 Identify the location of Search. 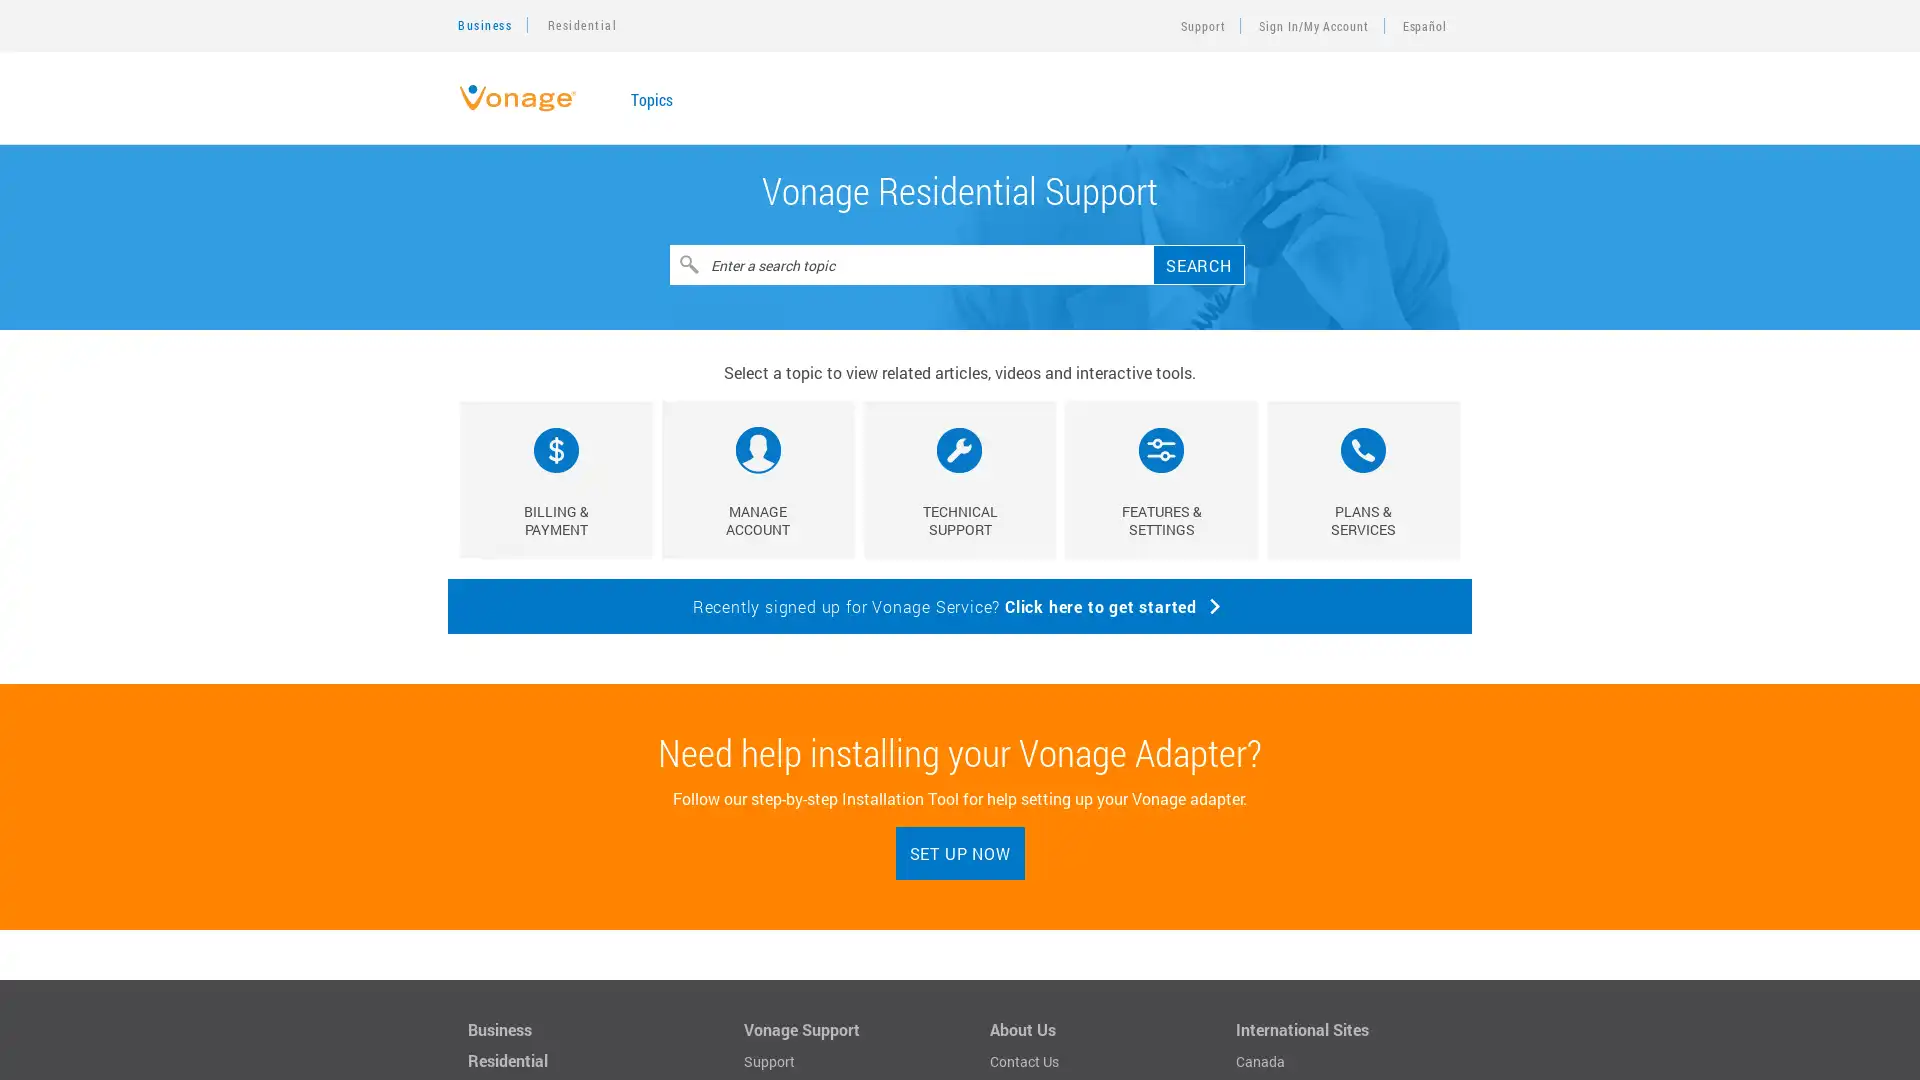
(1199, 264).